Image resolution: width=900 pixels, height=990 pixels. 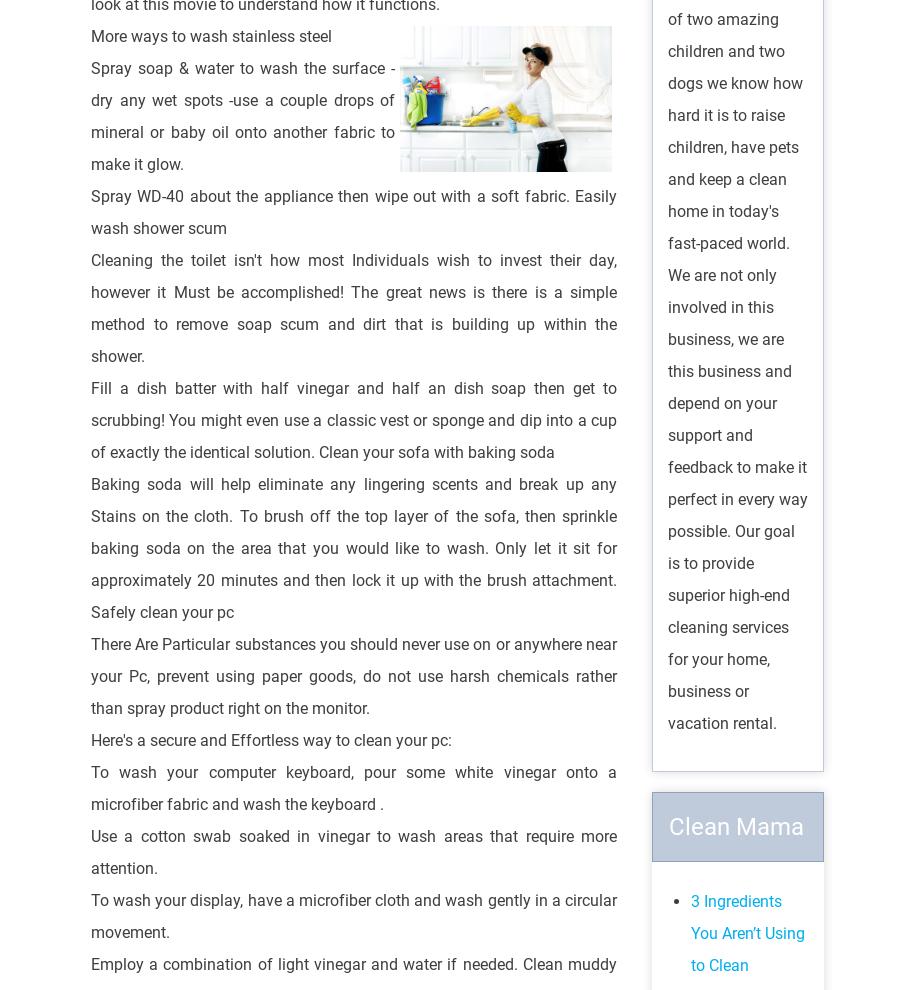 I want to click on 'To wash your display, have a microfiber cloth and wash gently in a circular movement.', so click(x=353, y=914).